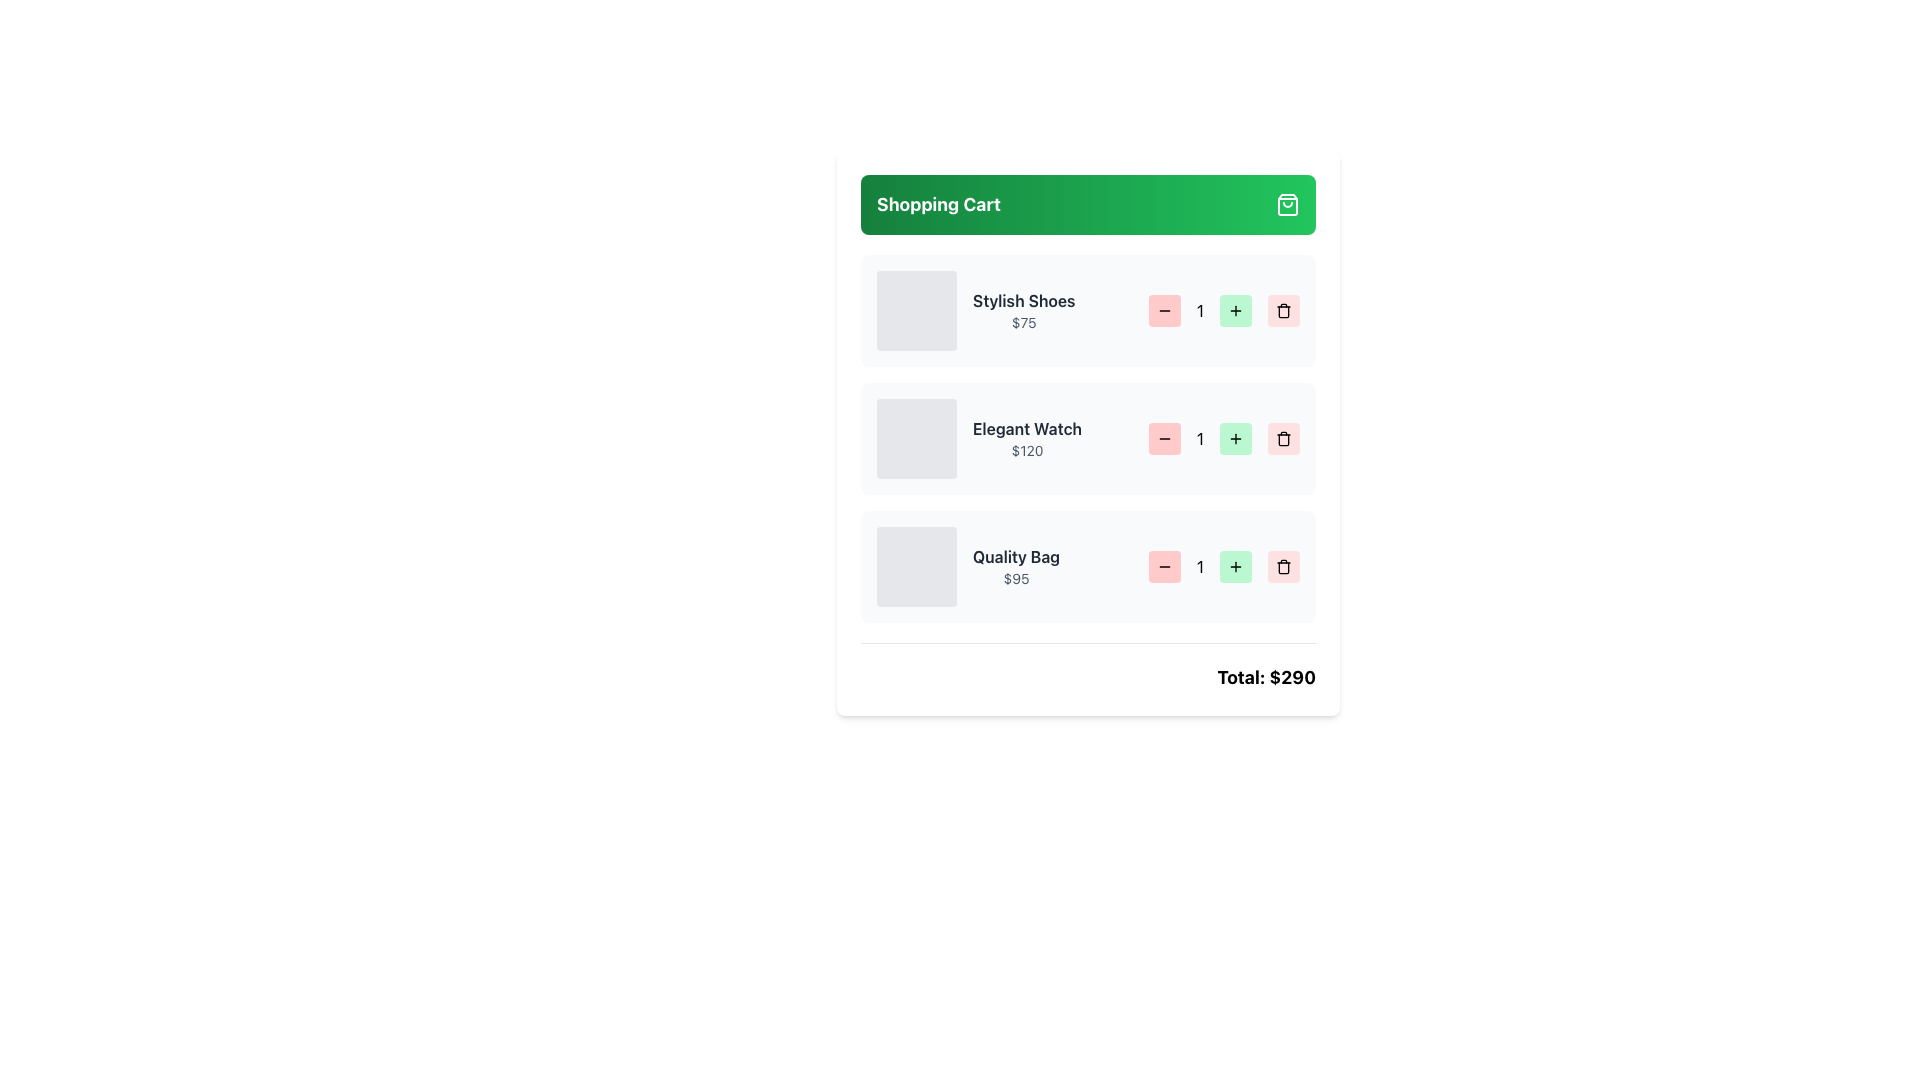 The width and height of the screenshot is (1920, 1080). I want to click on the green plus symbol button located on the right side of the 'Quality Bag' row in the shopping cart interface to increment the item's quantity, so click(1235, 567).